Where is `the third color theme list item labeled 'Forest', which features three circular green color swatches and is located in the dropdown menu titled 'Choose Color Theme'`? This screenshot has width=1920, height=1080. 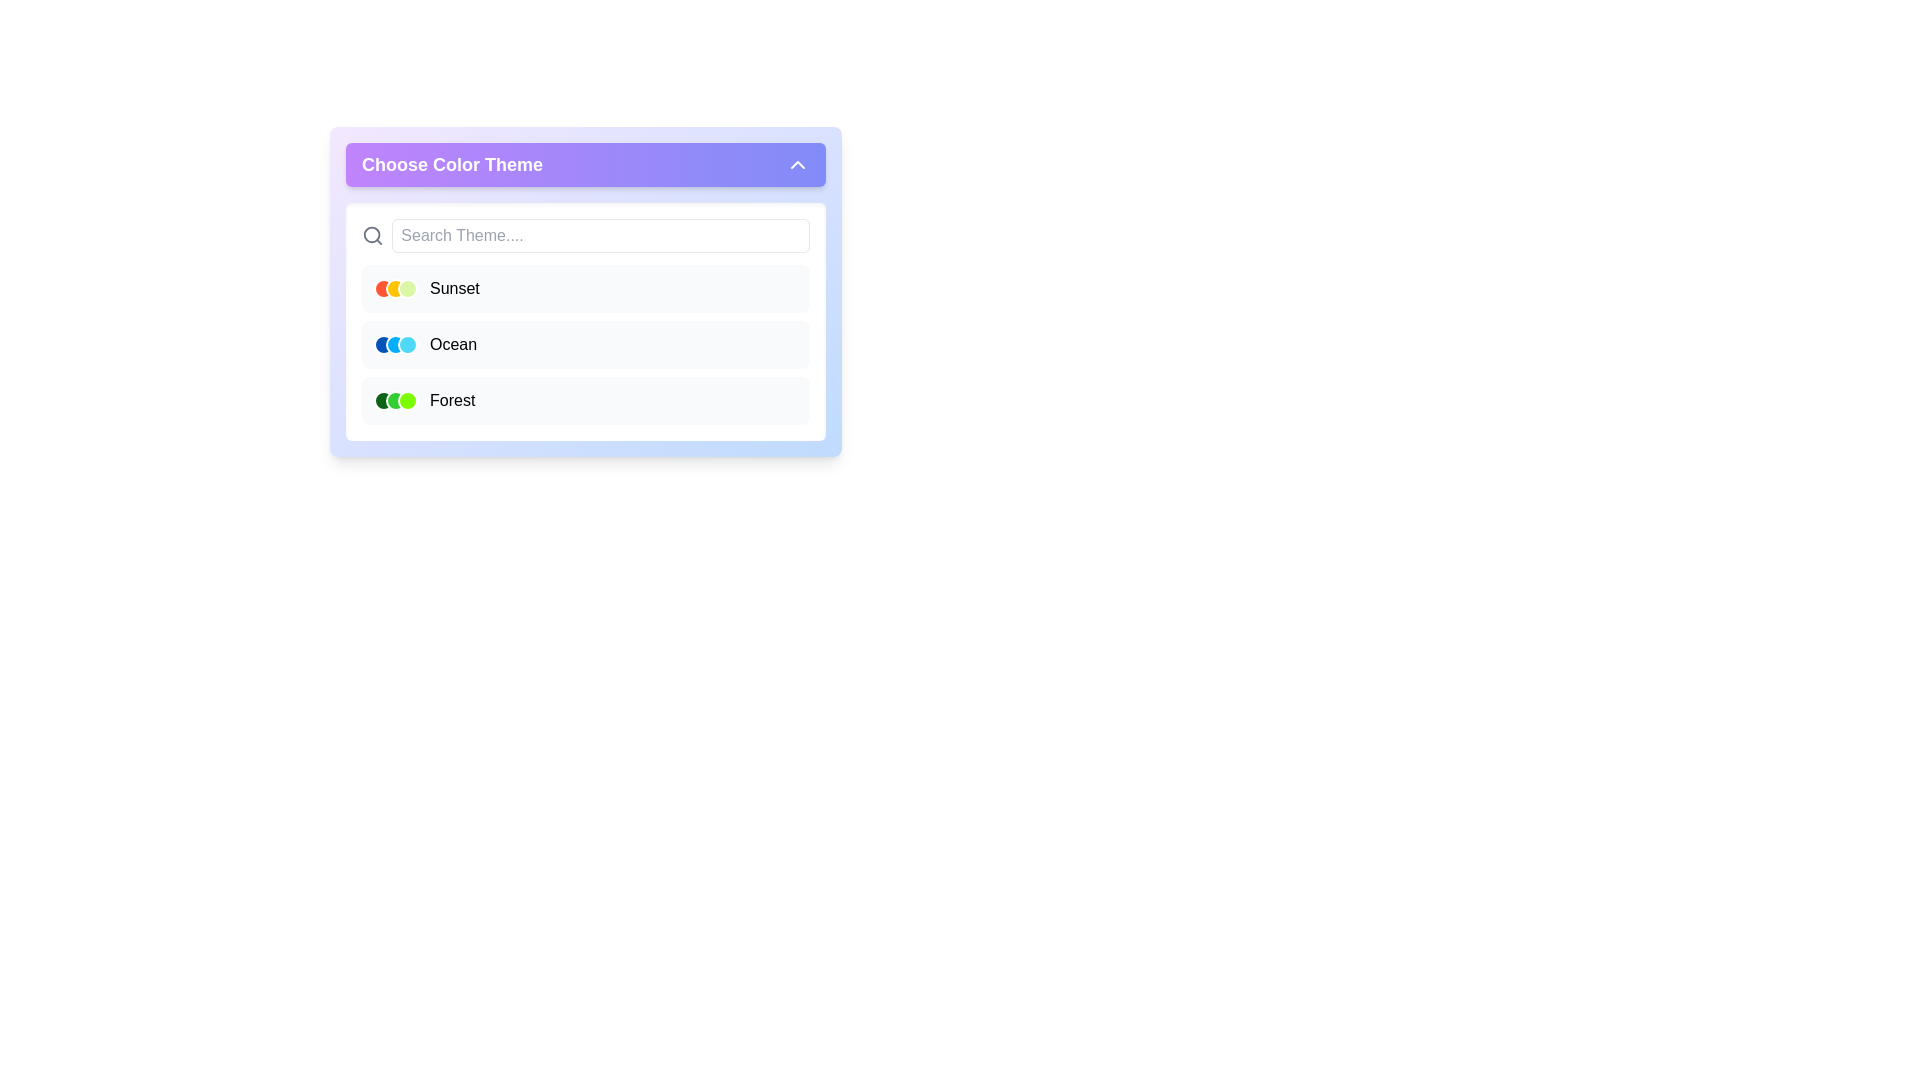
the third color theme list item labeled 'Forest', which features three circular green color swatches and is located in the dropdown menu titled 'Choose Color Theme' is located at coordinates (423, 401).